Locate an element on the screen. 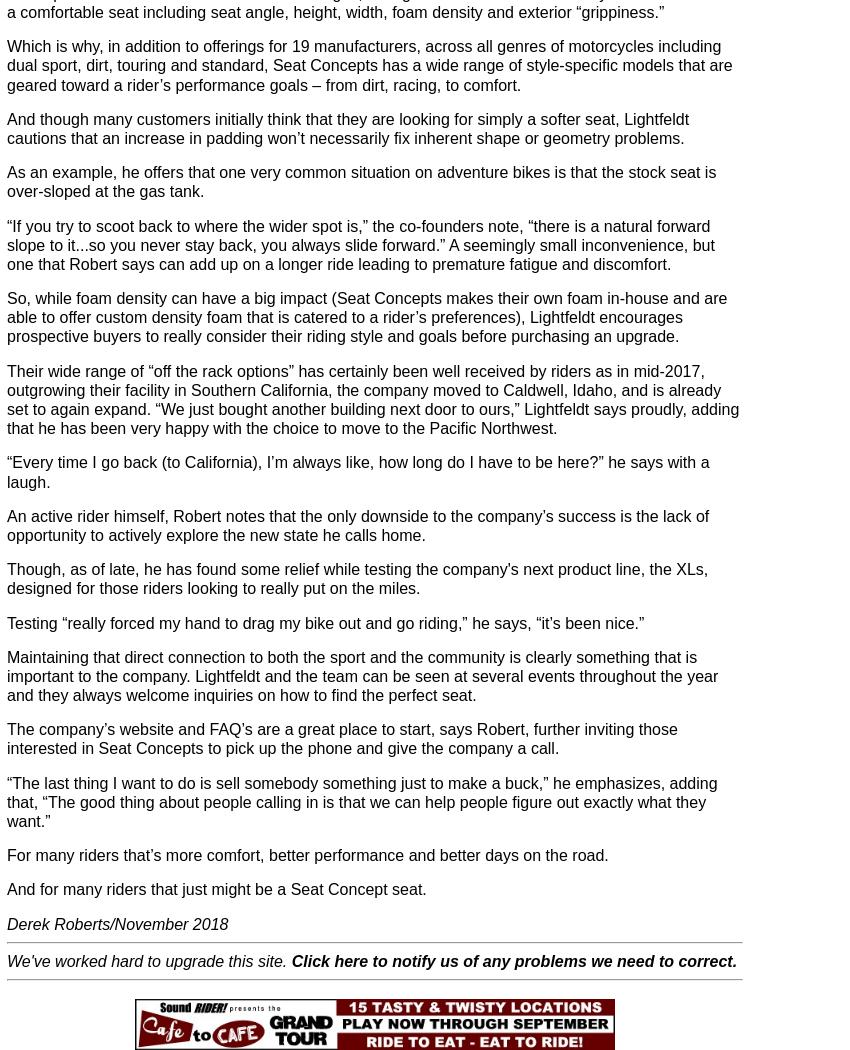 Image resolution: width=850 pixels, height=1050 pixels. 'We've worked hard to upgrade this 
				site.' is located at coordinates (149, 959).